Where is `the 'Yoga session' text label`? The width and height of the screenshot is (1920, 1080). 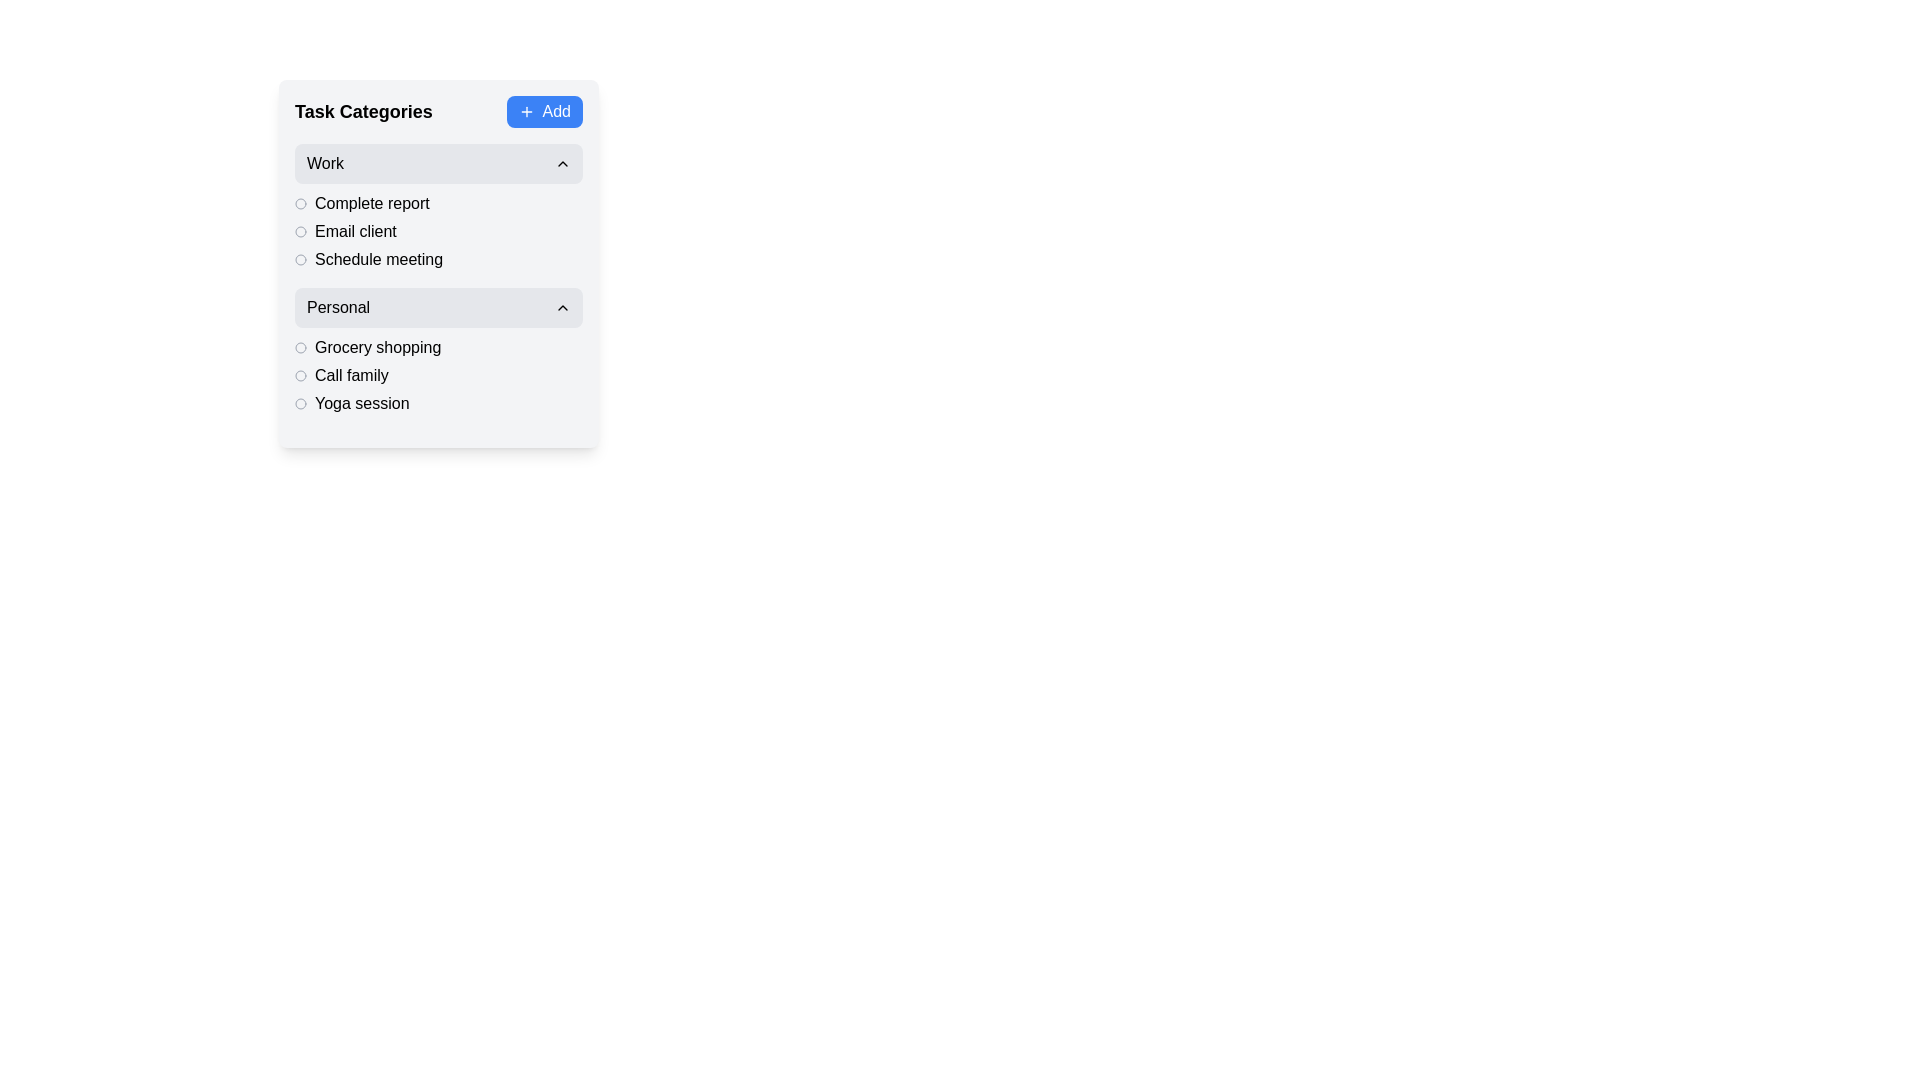
the 'Yoga session' text label is located at coordinates (362, 404).